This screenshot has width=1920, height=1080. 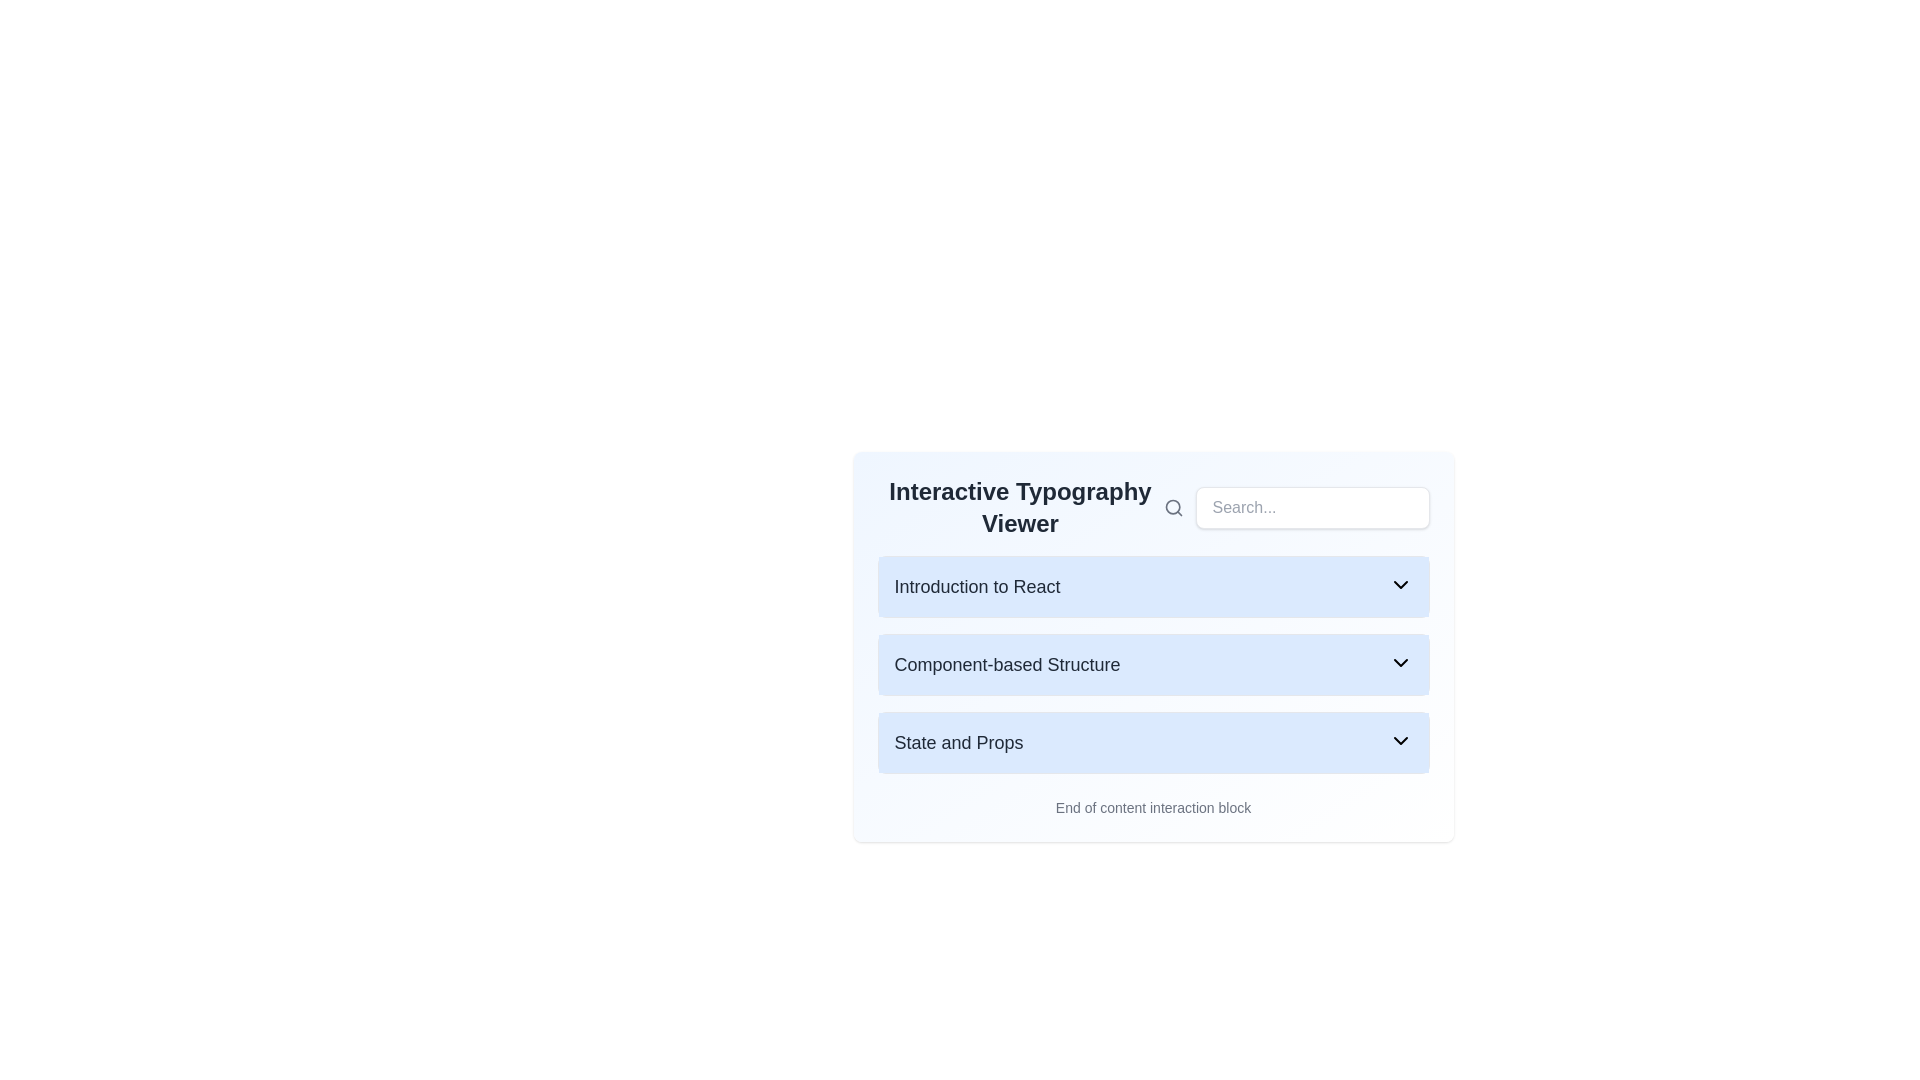 I want to click on the Dropdown toggle button located at the top of the list, so click(x=1153, y=585).